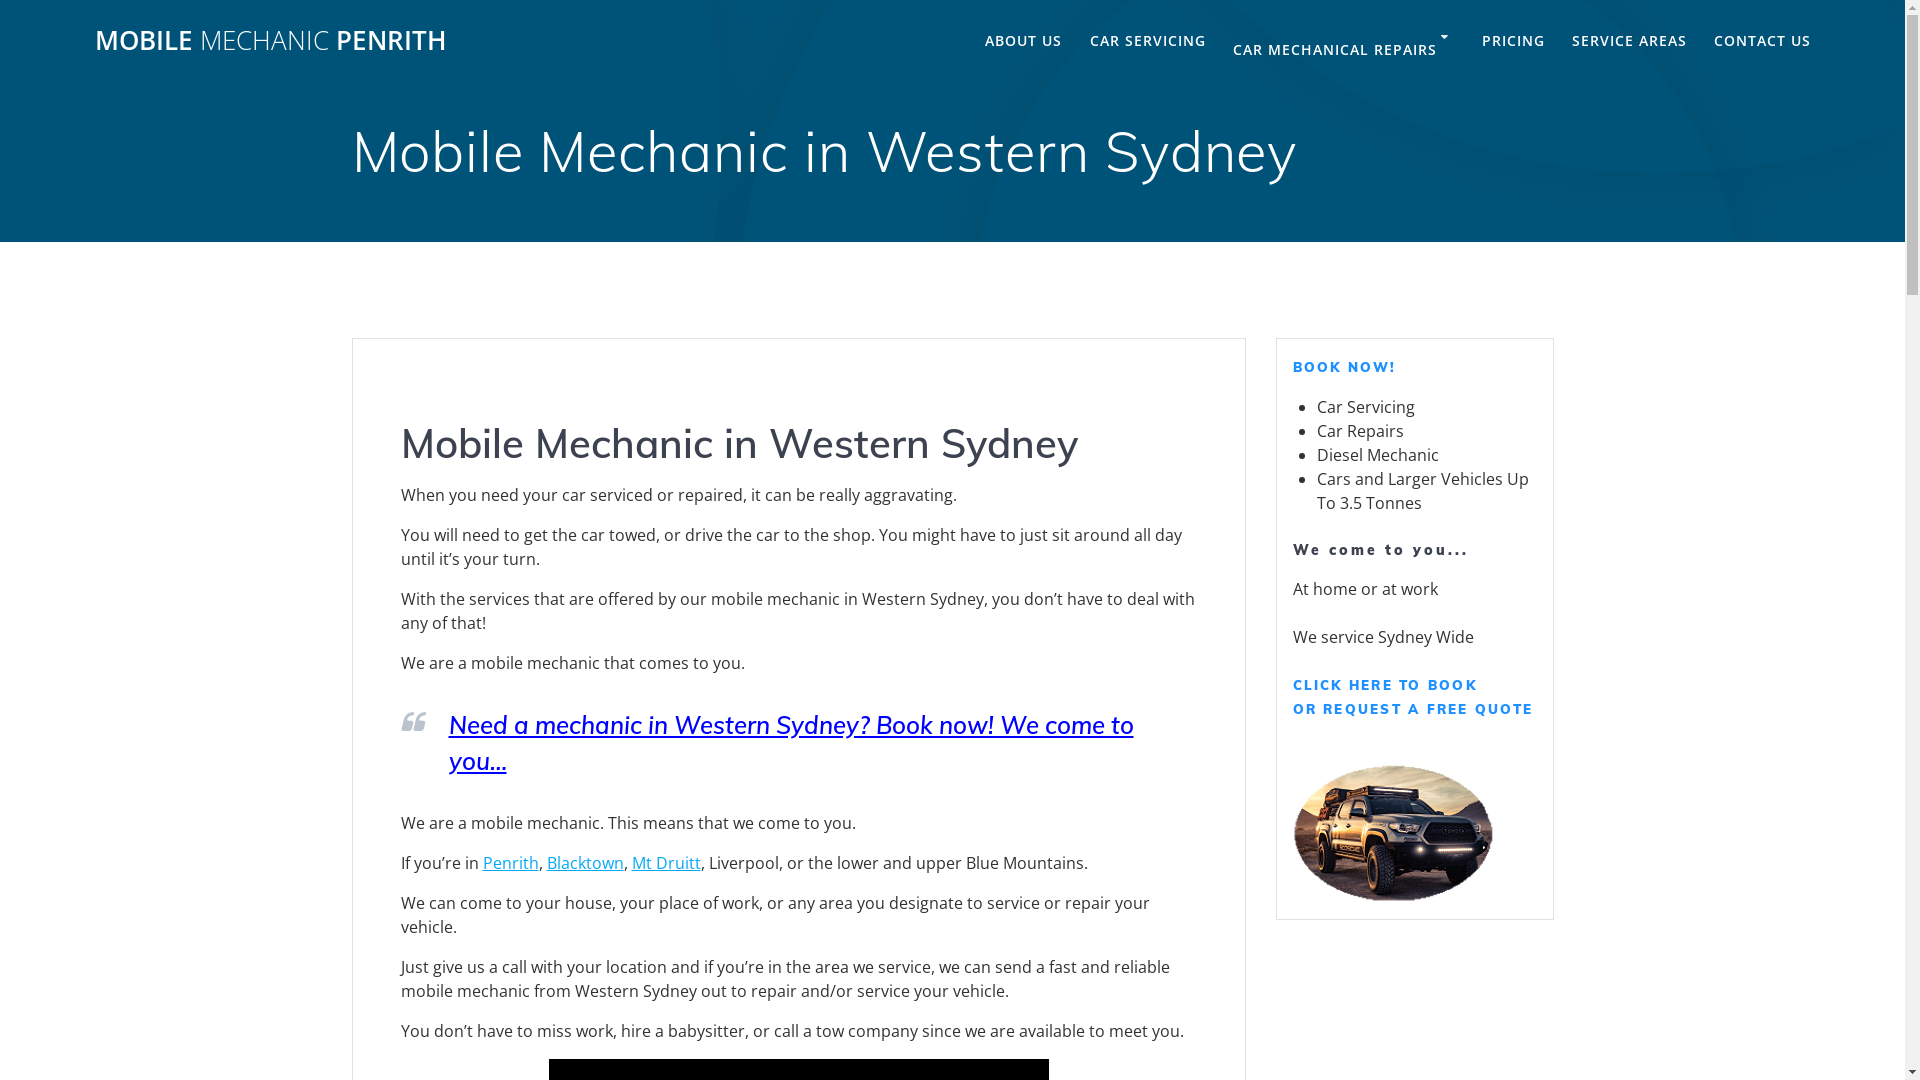 The image size is (1920, 1080). Describe the element at coordinates (1513, 41) in the screenshot. I see `'PRICING'` at that location.